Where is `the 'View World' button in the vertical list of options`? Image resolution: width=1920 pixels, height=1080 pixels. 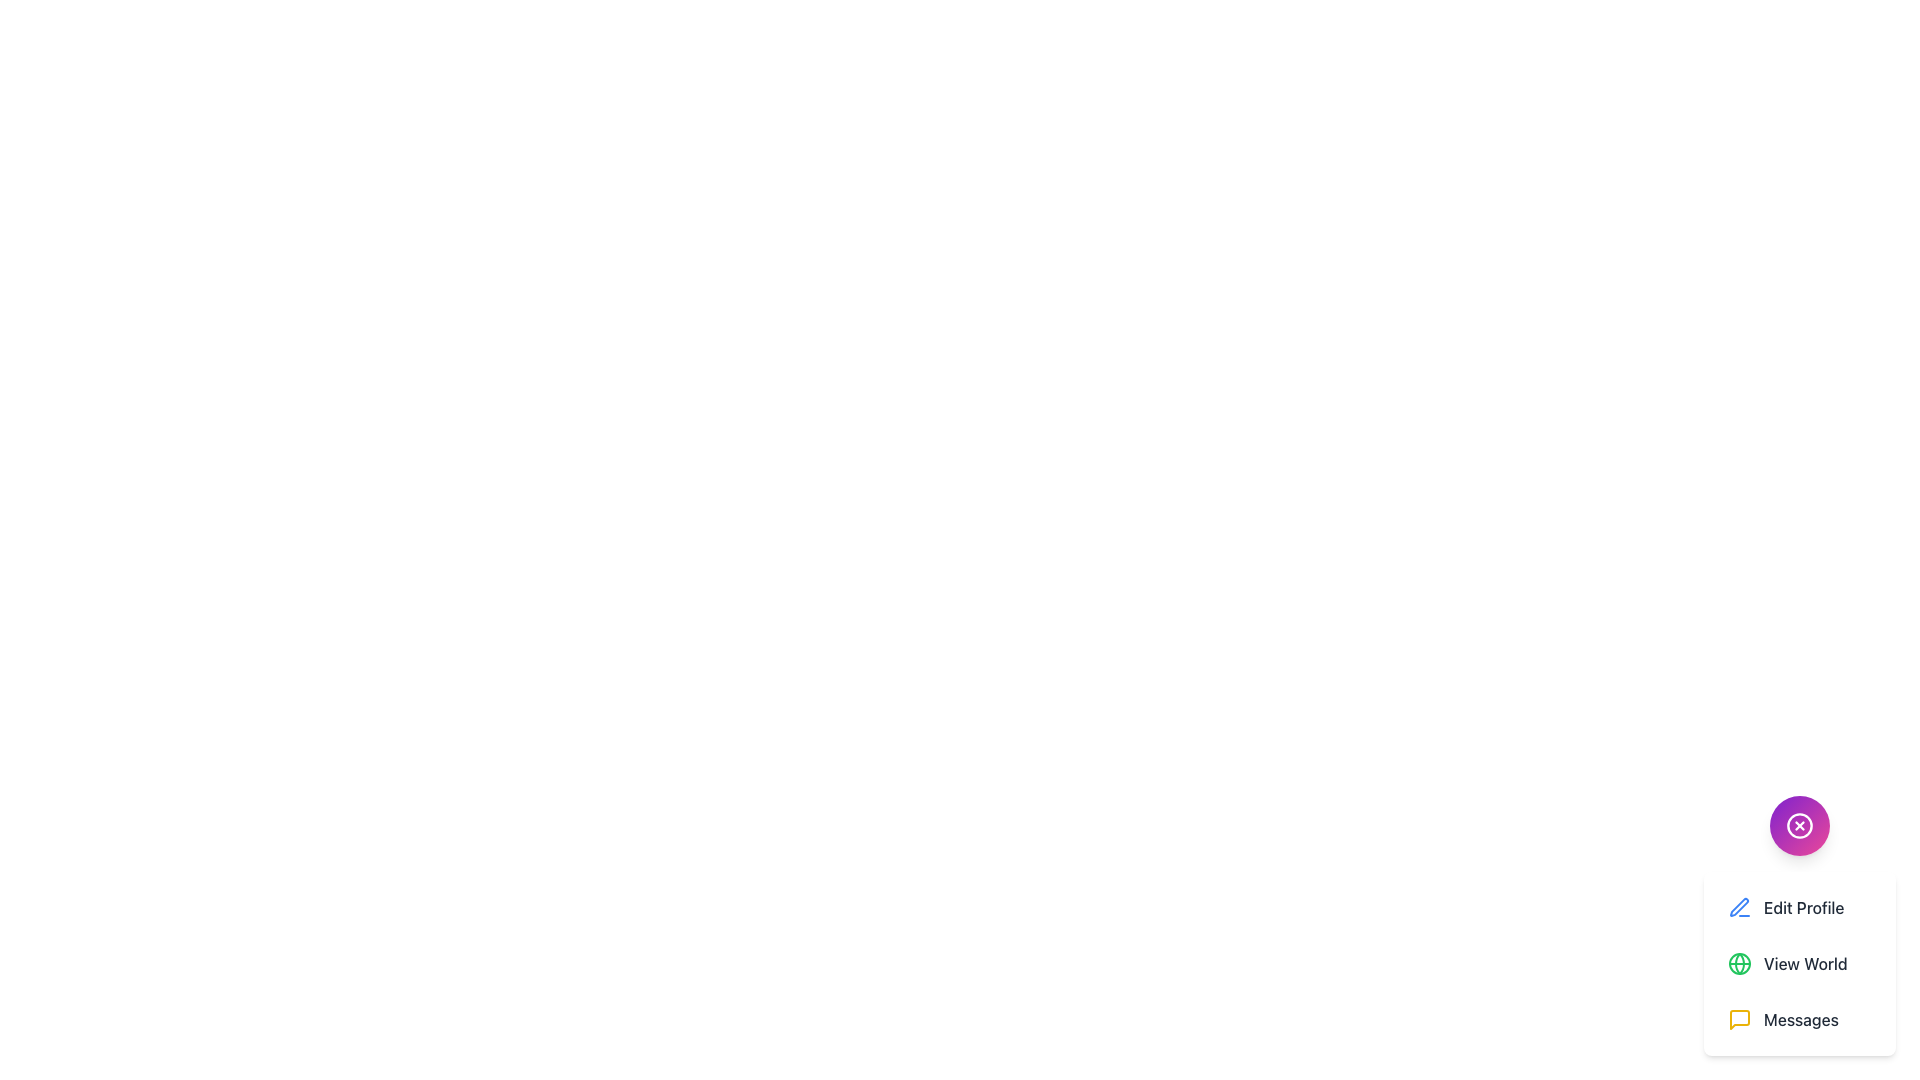
the 'View World' button in the vertical list of options is located at coordinates (1800, 963).